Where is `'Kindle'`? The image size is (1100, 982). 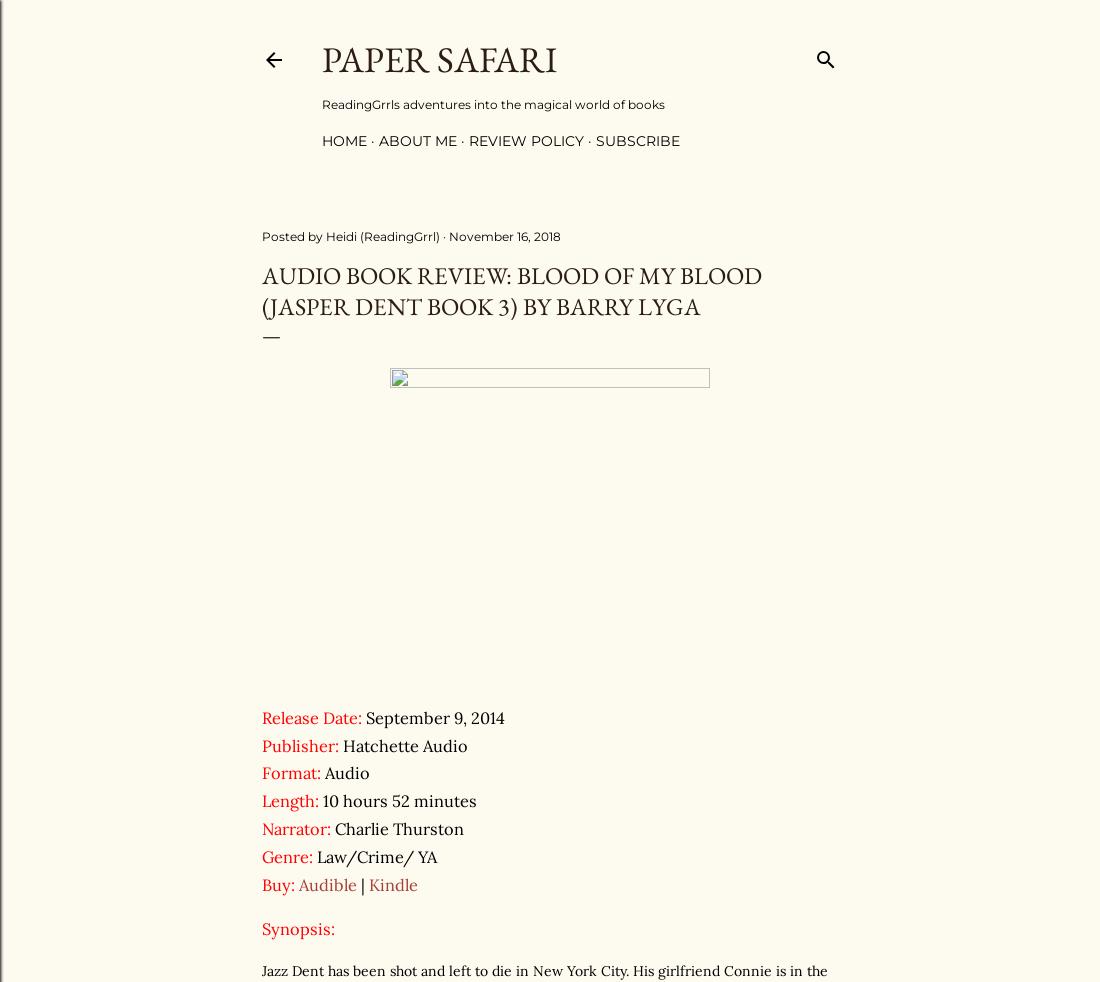
'Kindle' is located at coordinates (395, 883).